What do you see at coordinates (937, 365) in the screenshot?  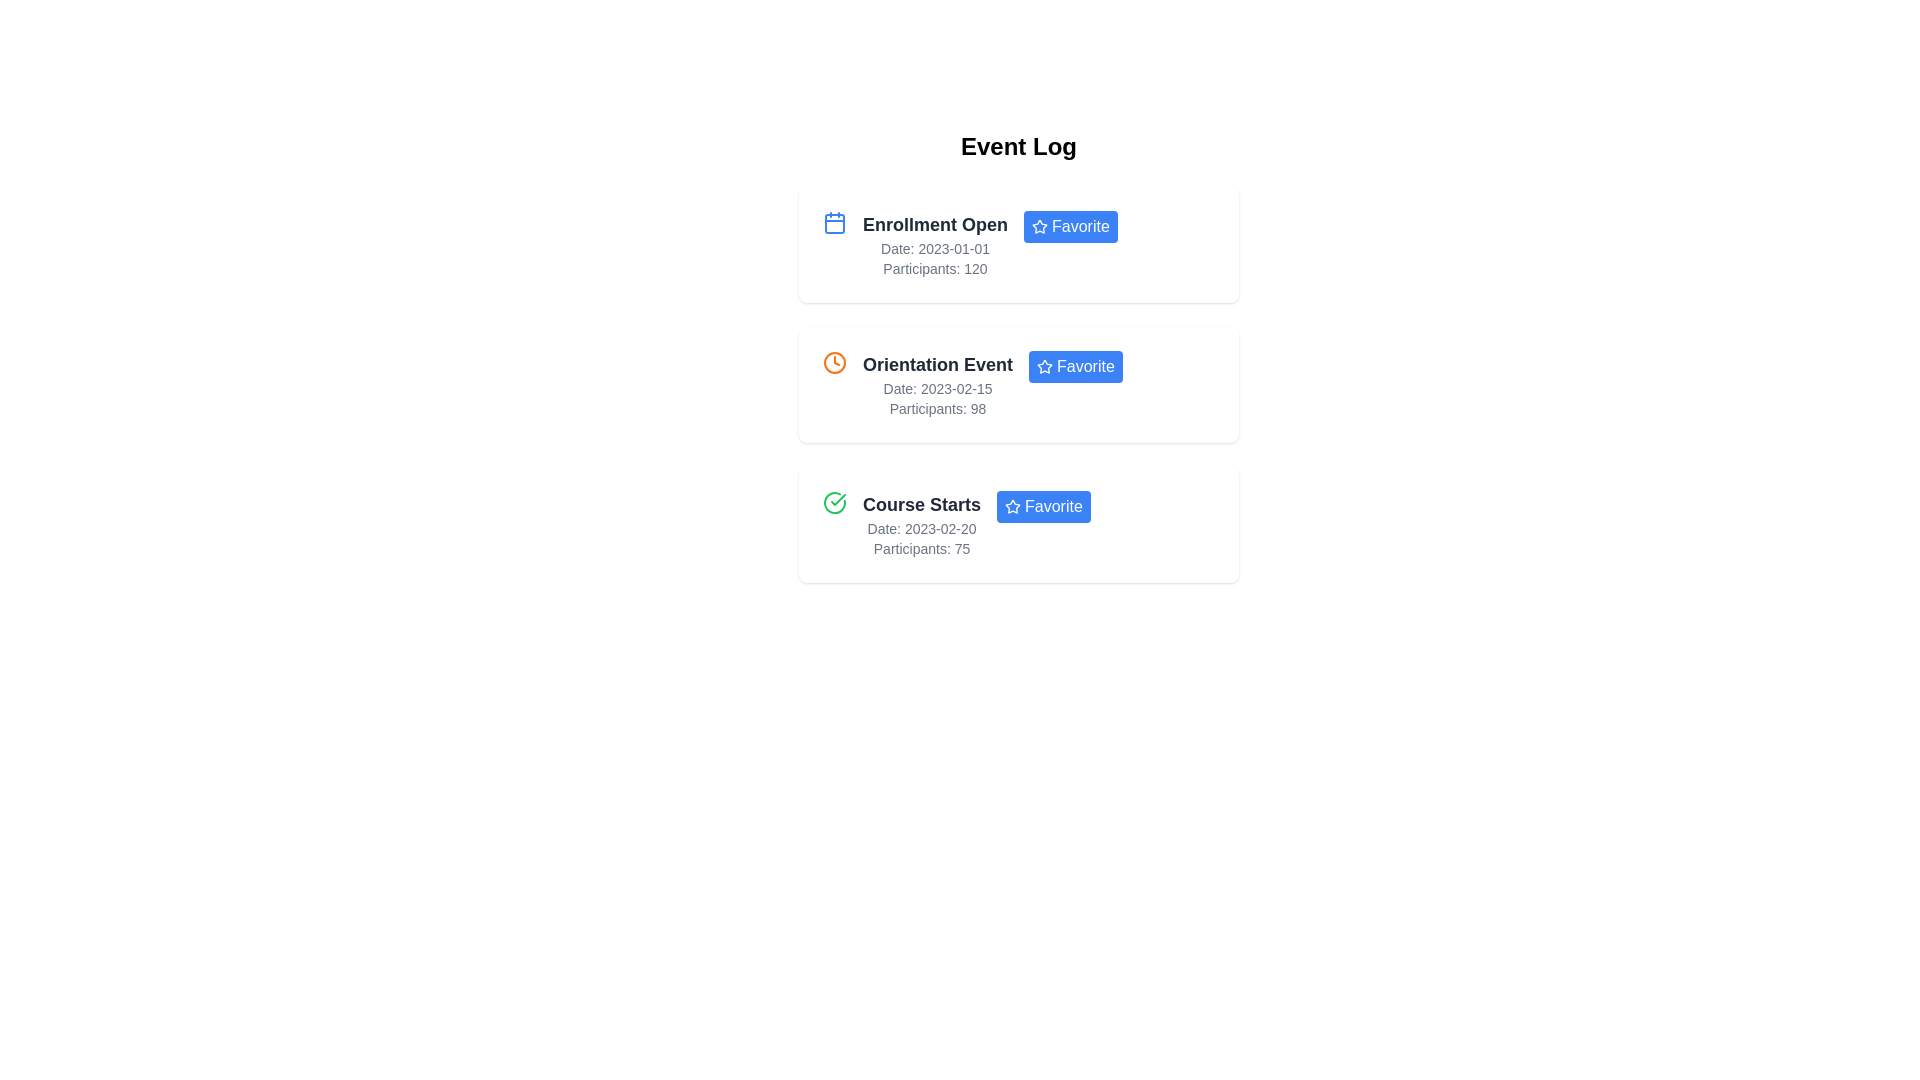 I see `the text label that serves as a headline for the associated event information, which is located in the second event card of a vertical list of three cards` at bounding box center [937, 365].